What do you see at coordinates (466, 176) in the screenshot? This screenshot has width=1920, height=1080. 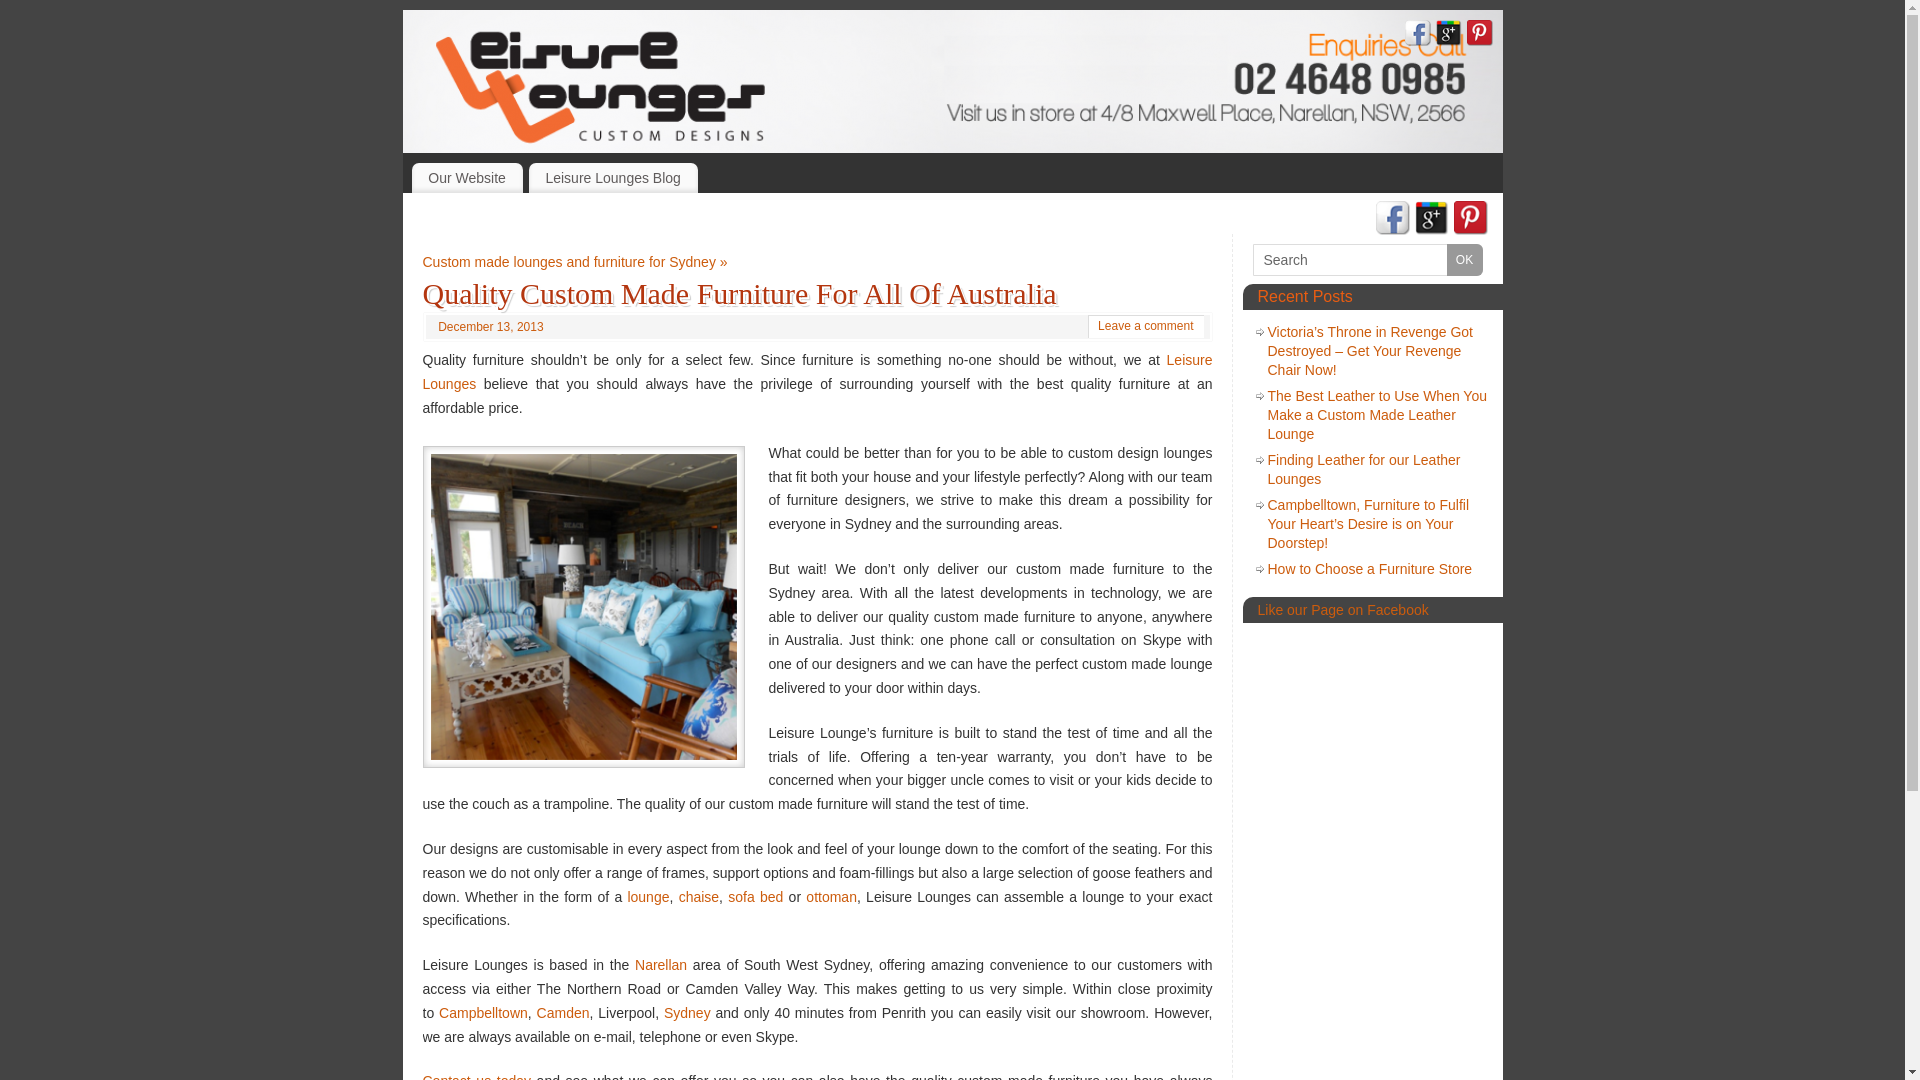 I see `'Our Website'` at bounding box center [466, 176].